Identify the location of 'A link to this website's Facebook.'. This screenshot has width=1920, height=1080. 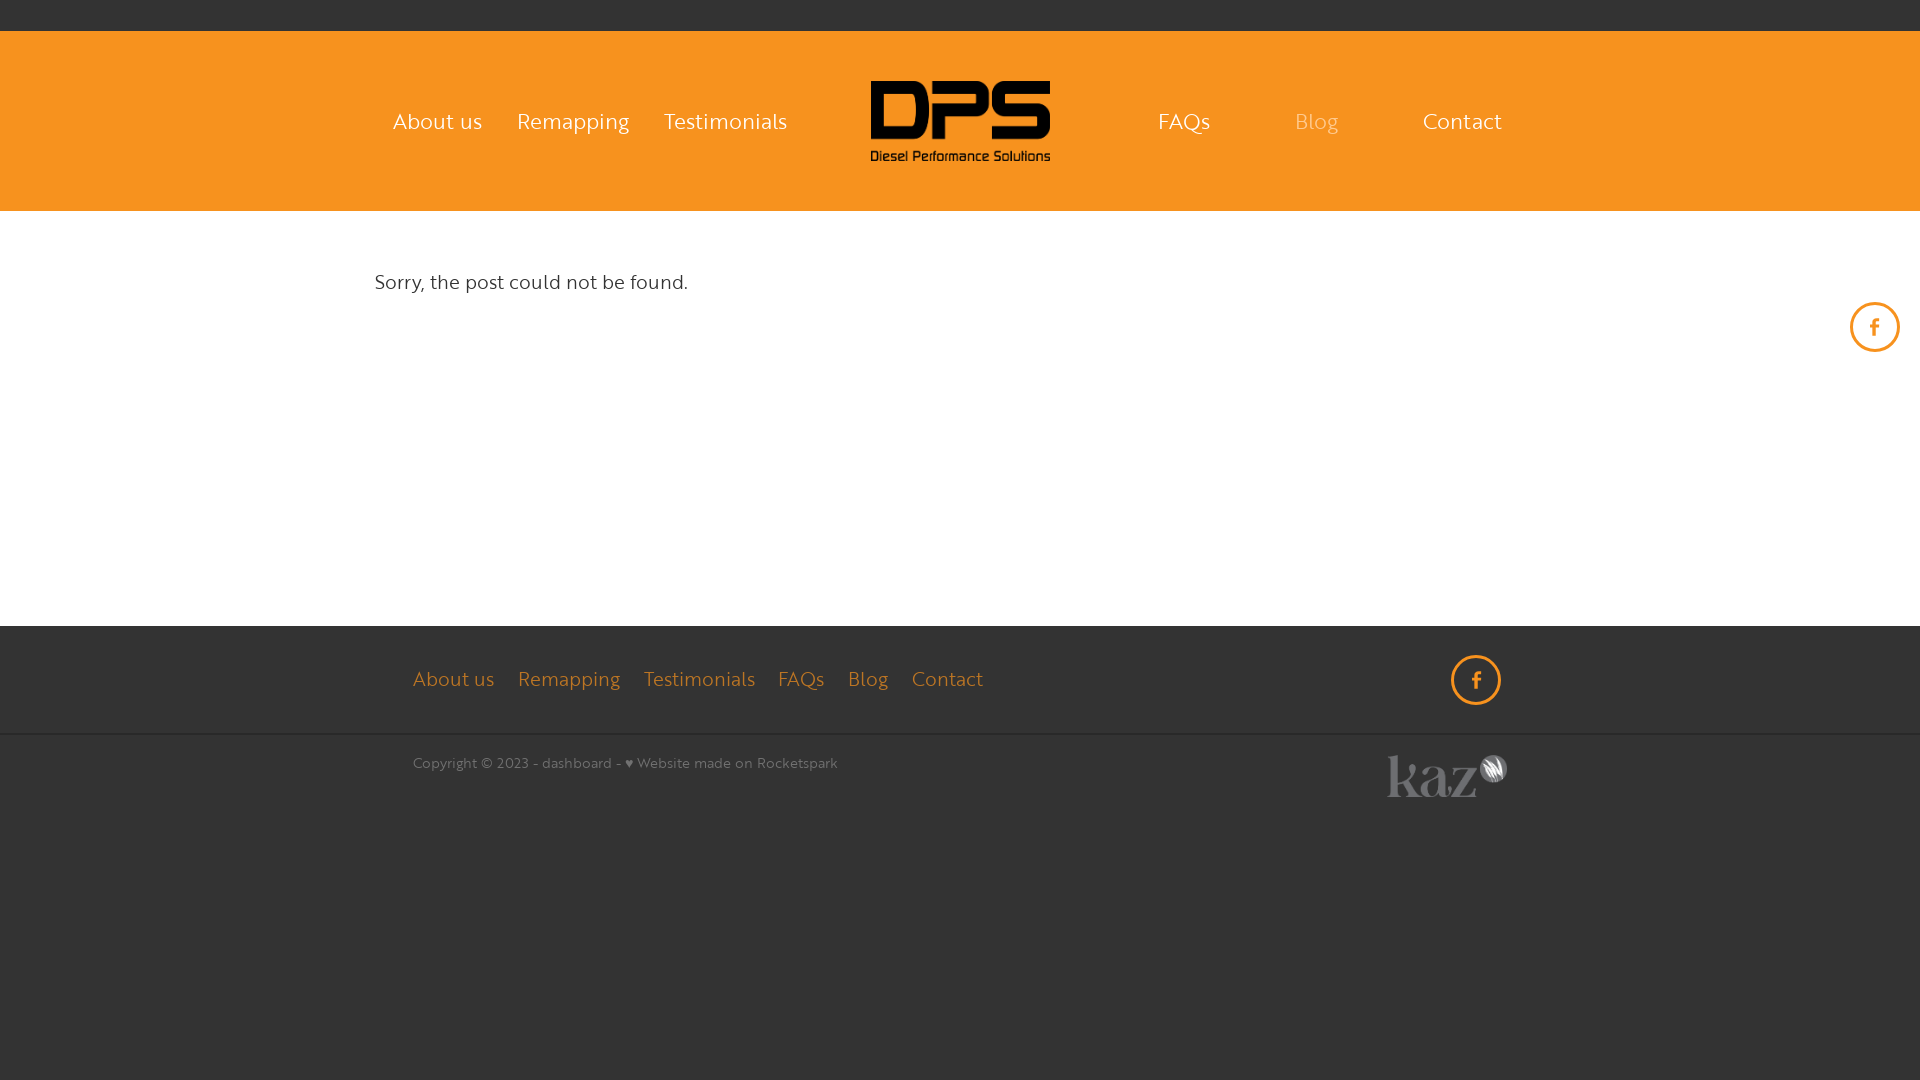
(1848, 326).